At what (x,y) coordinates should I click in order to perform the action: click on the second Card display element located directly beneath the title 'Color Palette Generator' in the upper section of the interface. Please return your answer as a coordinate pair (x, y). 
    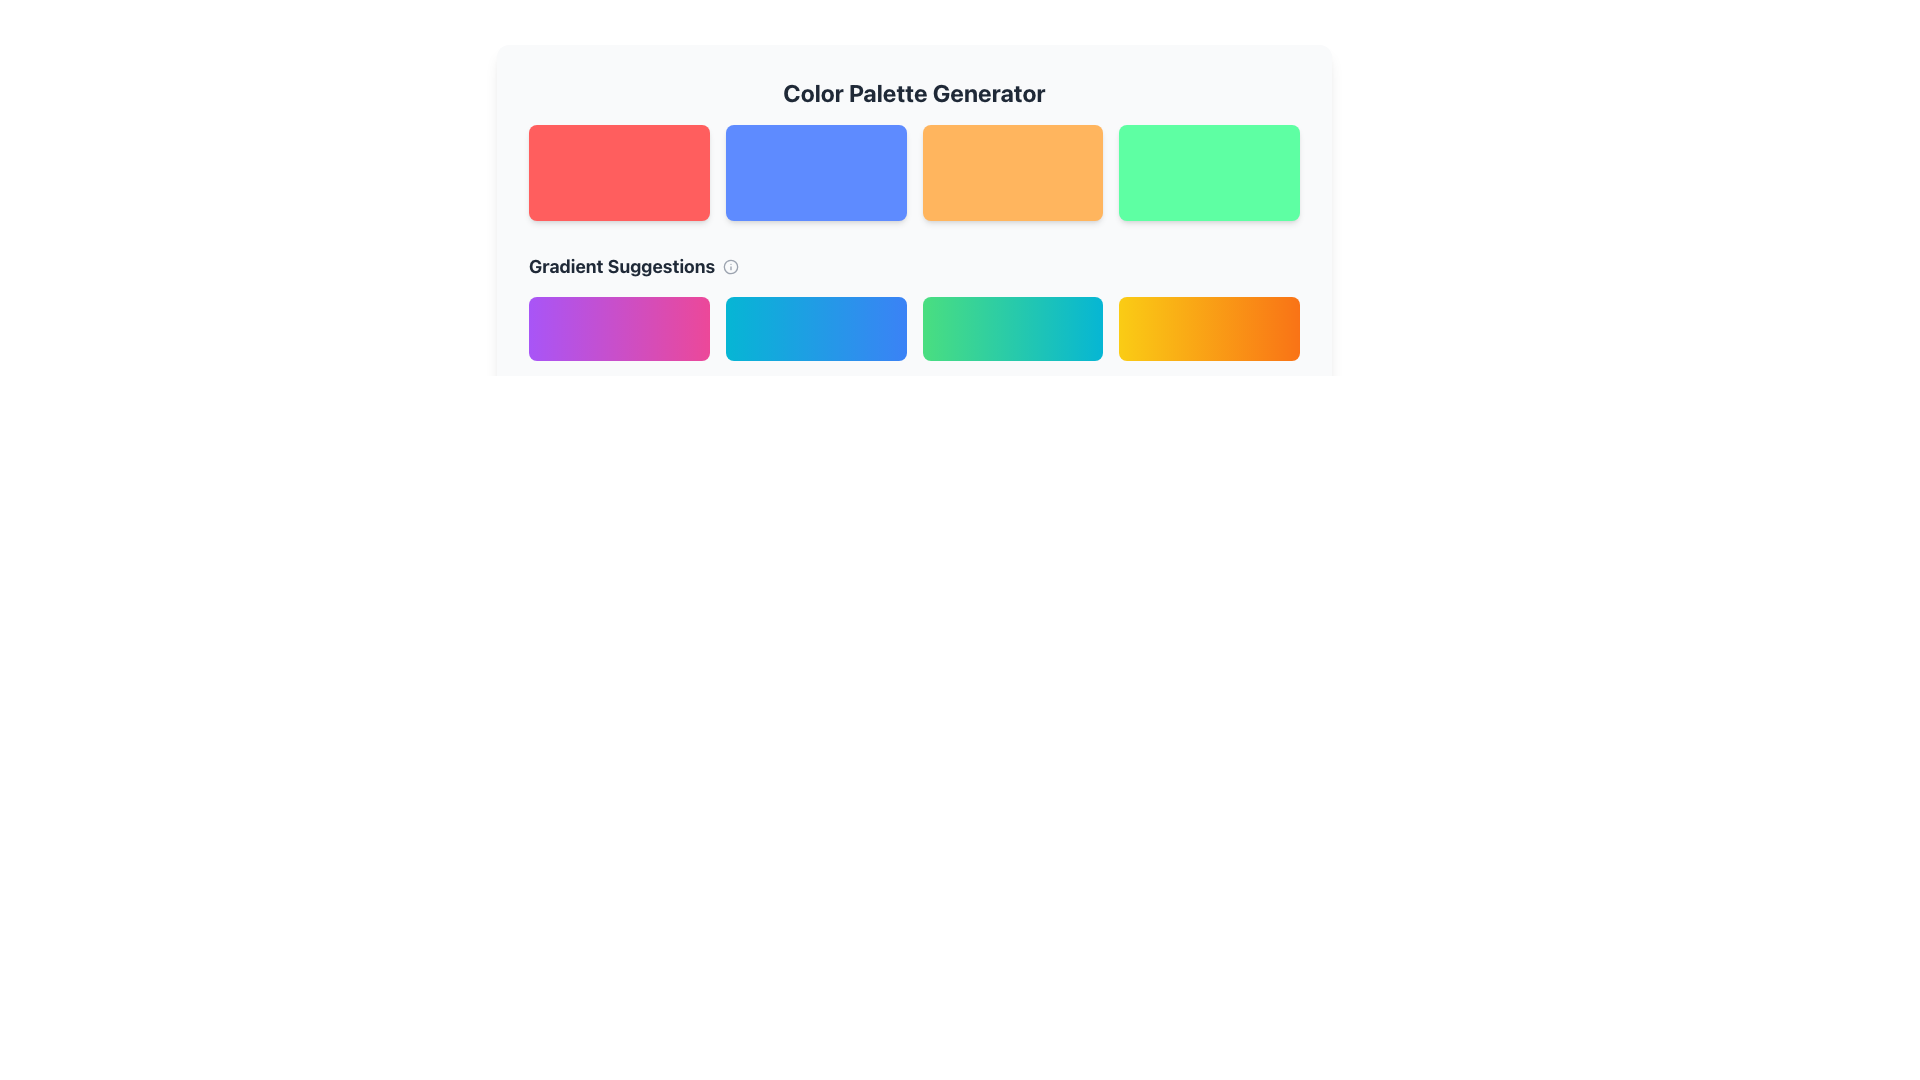
    Looking at the image, I should click on (913, 198).